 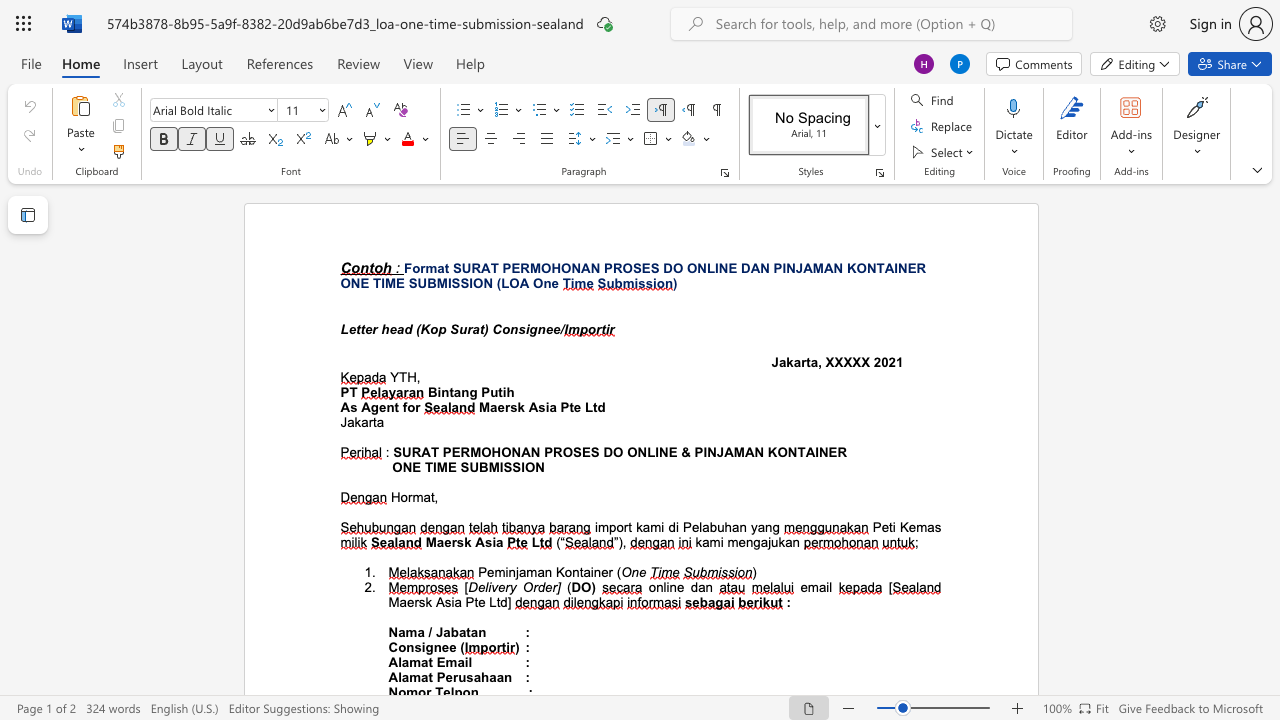 What do you see at coordinates (764, 267) in the screenshot?
I see `the 5th character "N" in the text` at bounding box center [764, 267].